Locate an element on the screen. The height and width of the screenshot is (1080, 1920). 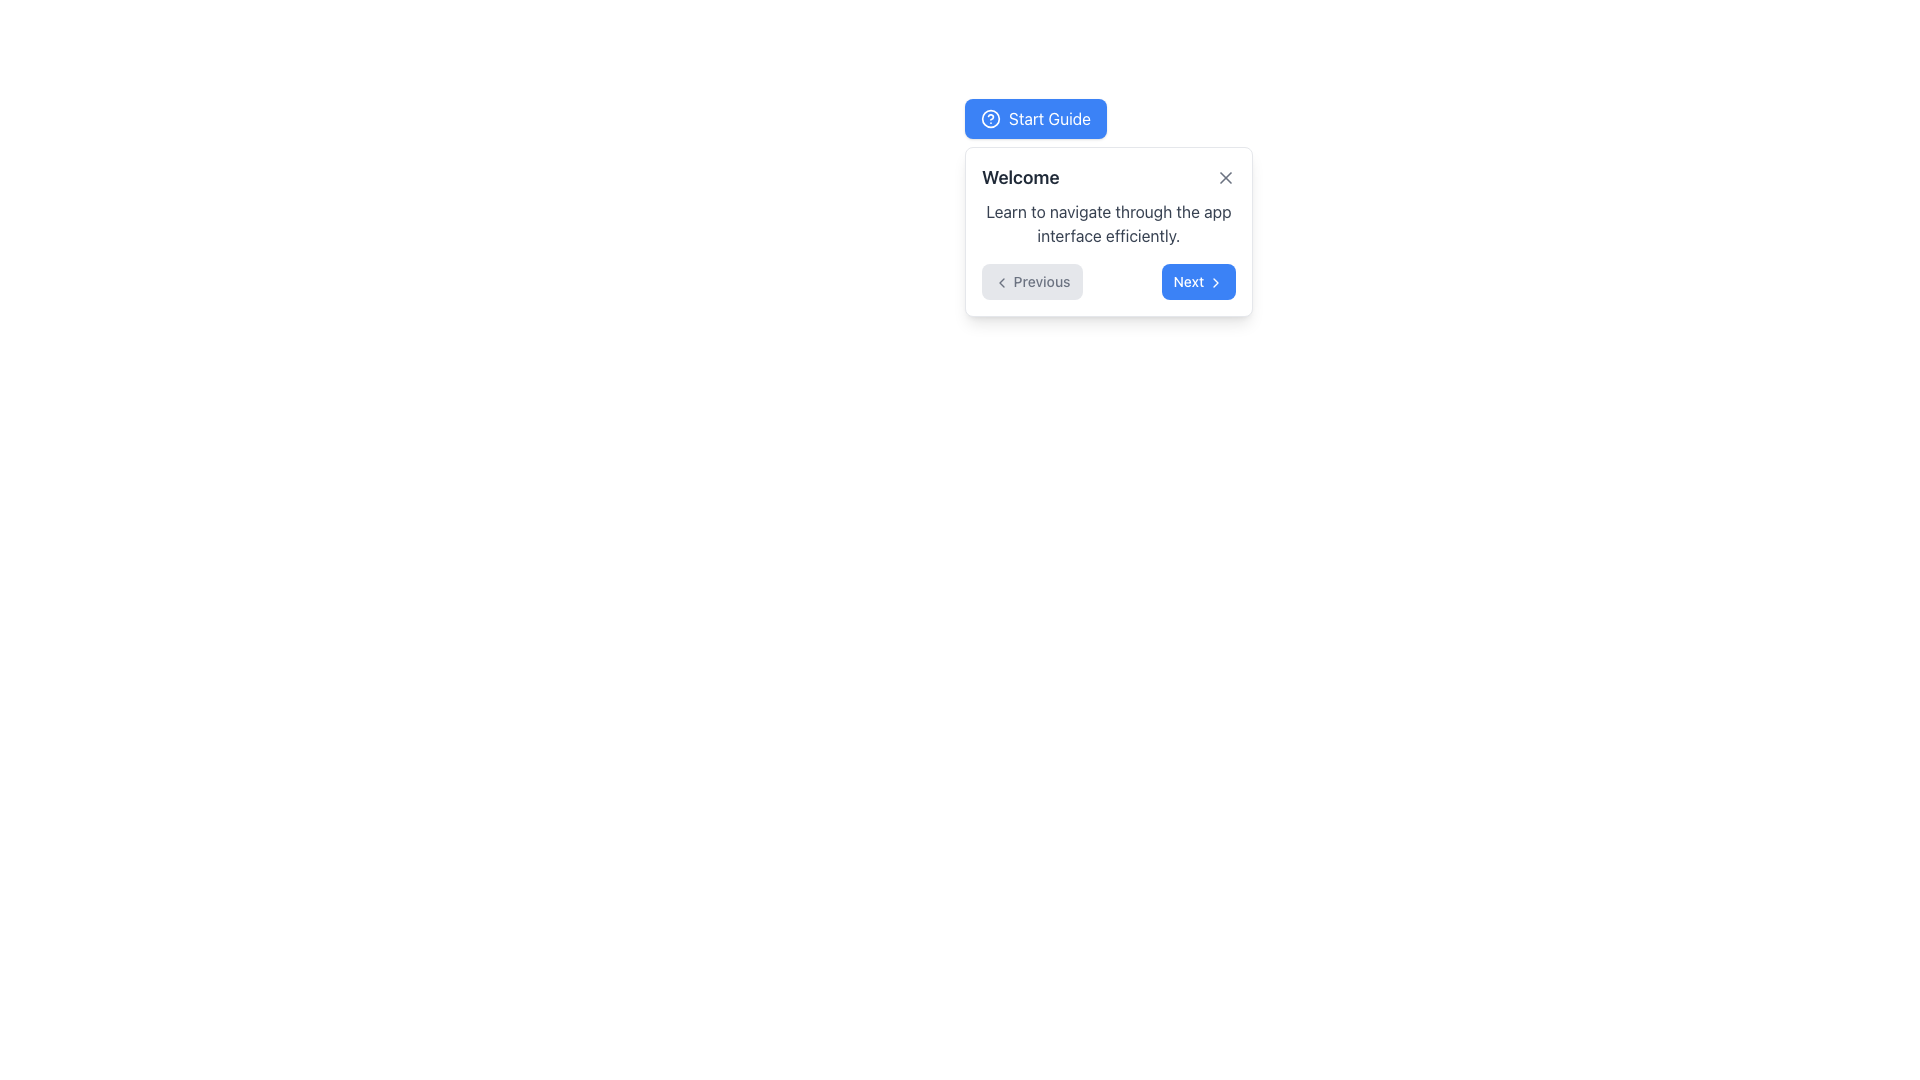
the Close button located at the top-right corner of the pop-up card is located at coordinates (1224, 176).